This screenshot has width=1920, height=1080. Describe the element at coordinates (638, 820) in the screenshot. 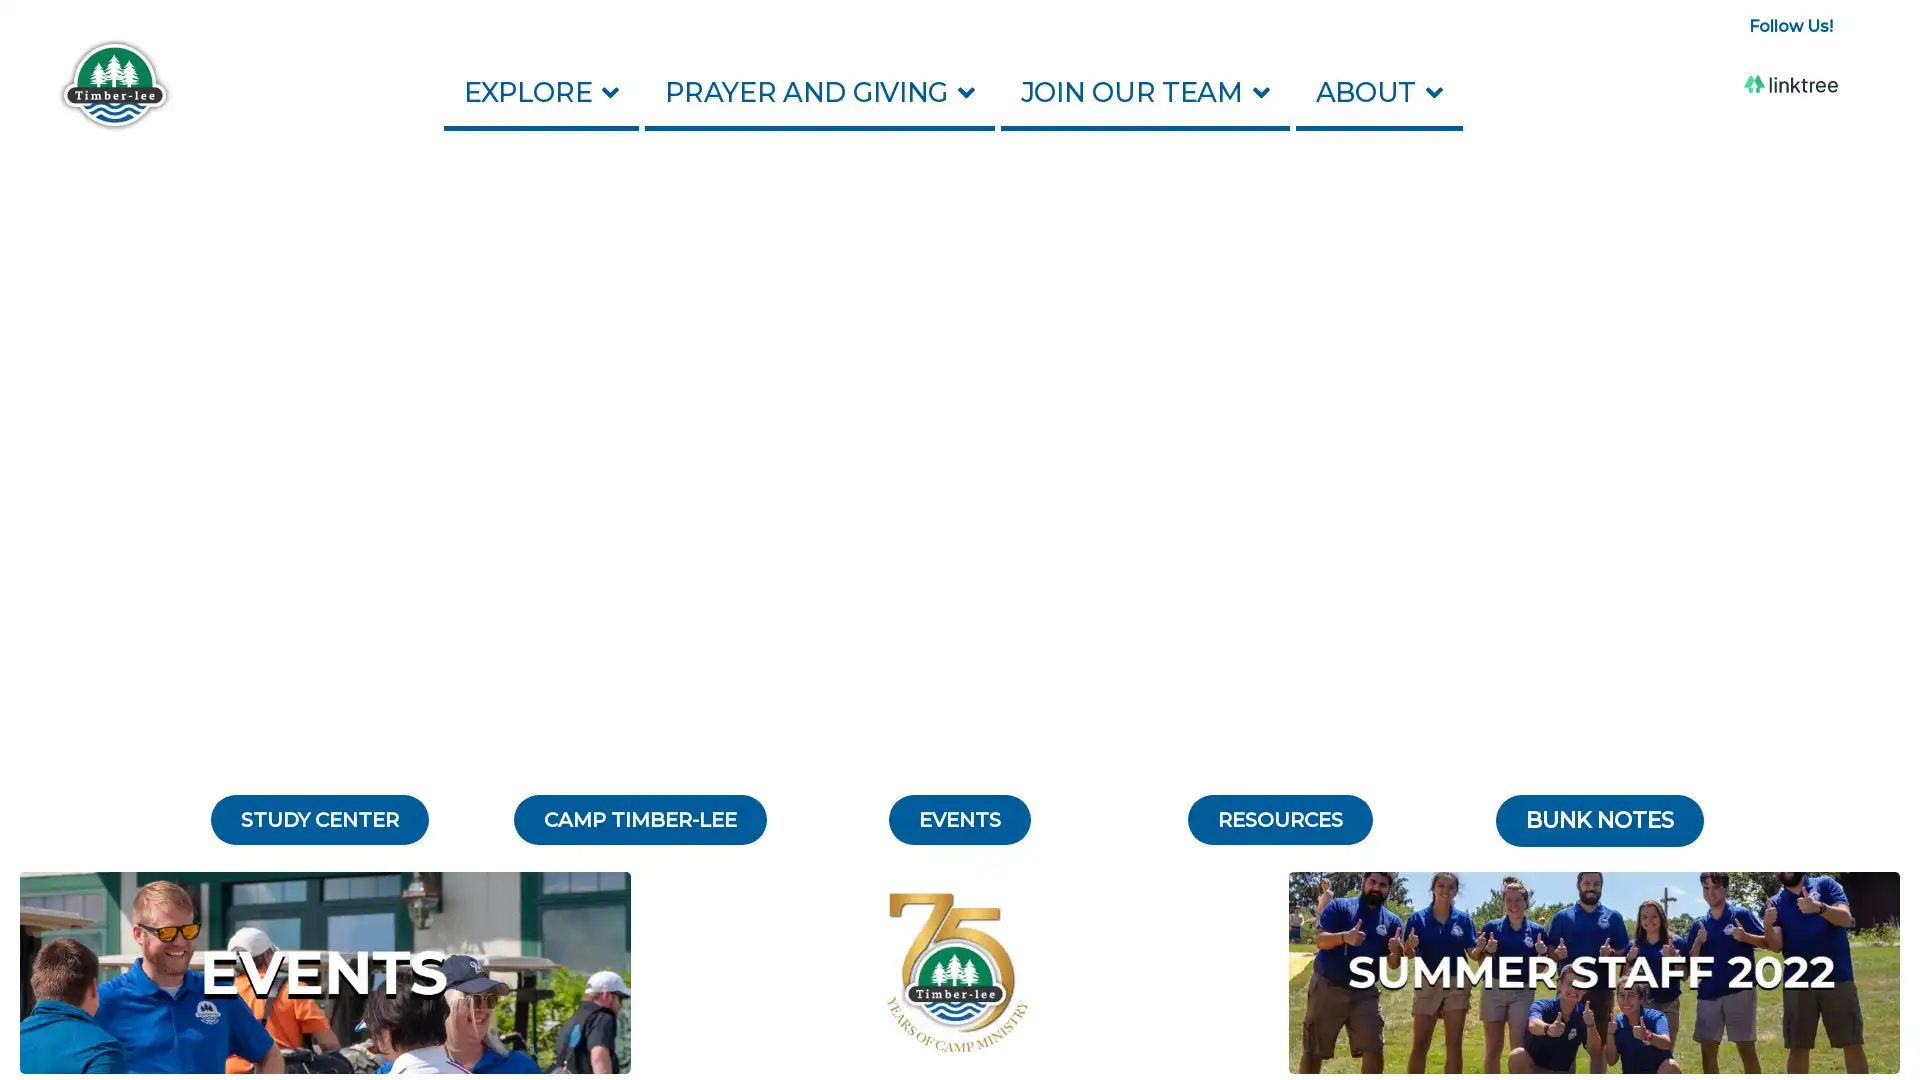

I see `CAMP TIMBER-LEE` at that location.